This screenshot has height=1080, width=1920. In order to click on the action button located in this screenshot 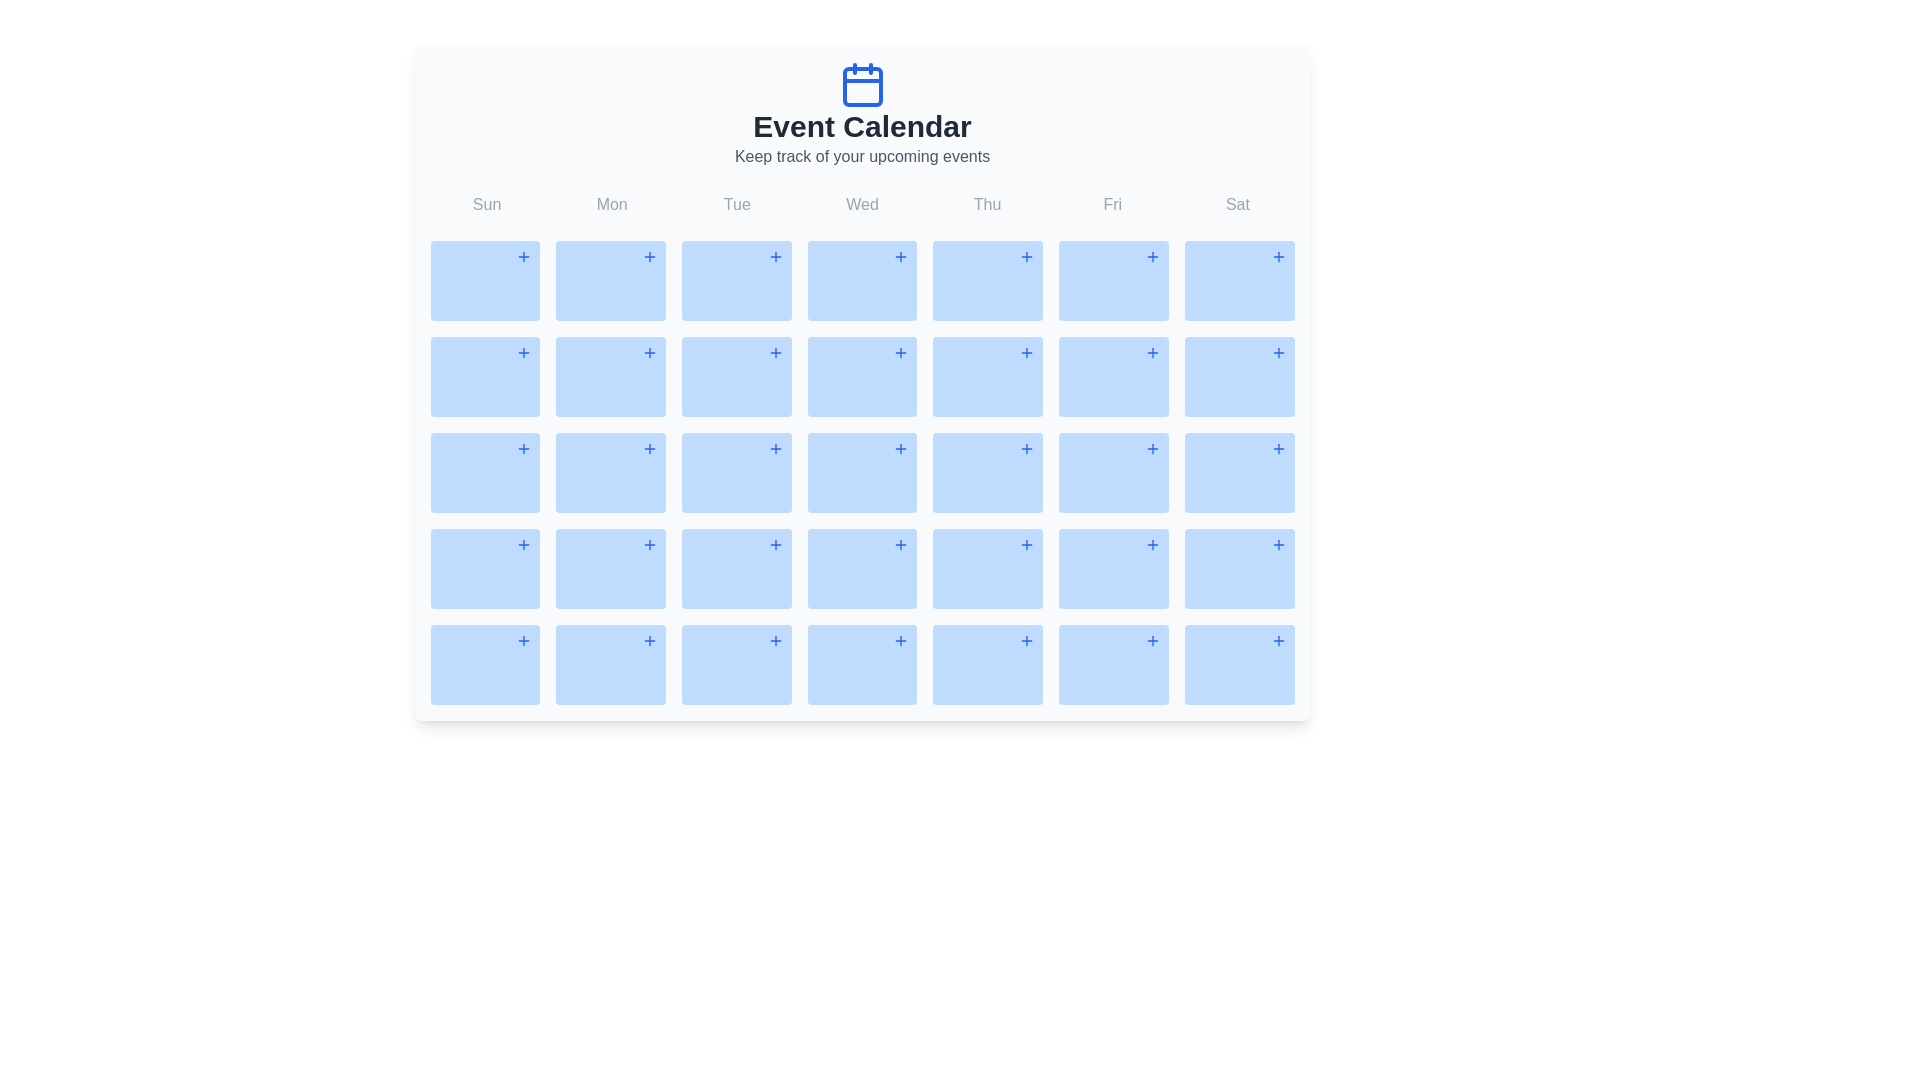, I will do `click(649, 640)`.